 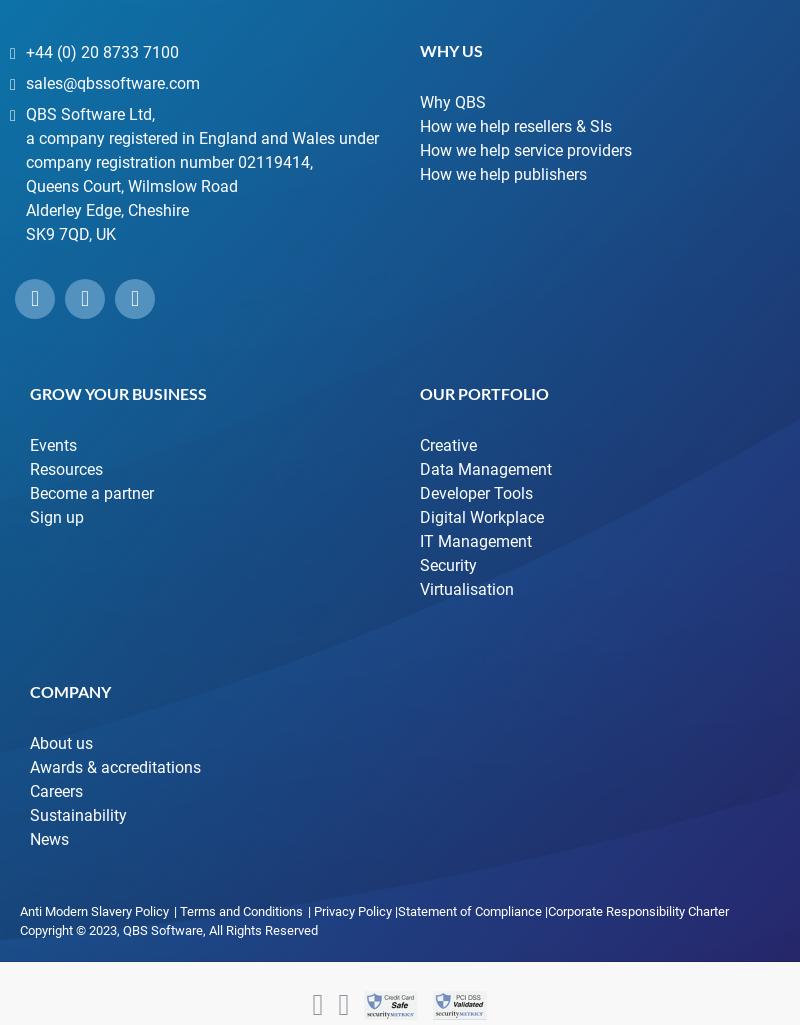 What do you see at coordinates (92, 492) in the screenshot?
I see `'Become a partner'` at bounding box center [92, 492].